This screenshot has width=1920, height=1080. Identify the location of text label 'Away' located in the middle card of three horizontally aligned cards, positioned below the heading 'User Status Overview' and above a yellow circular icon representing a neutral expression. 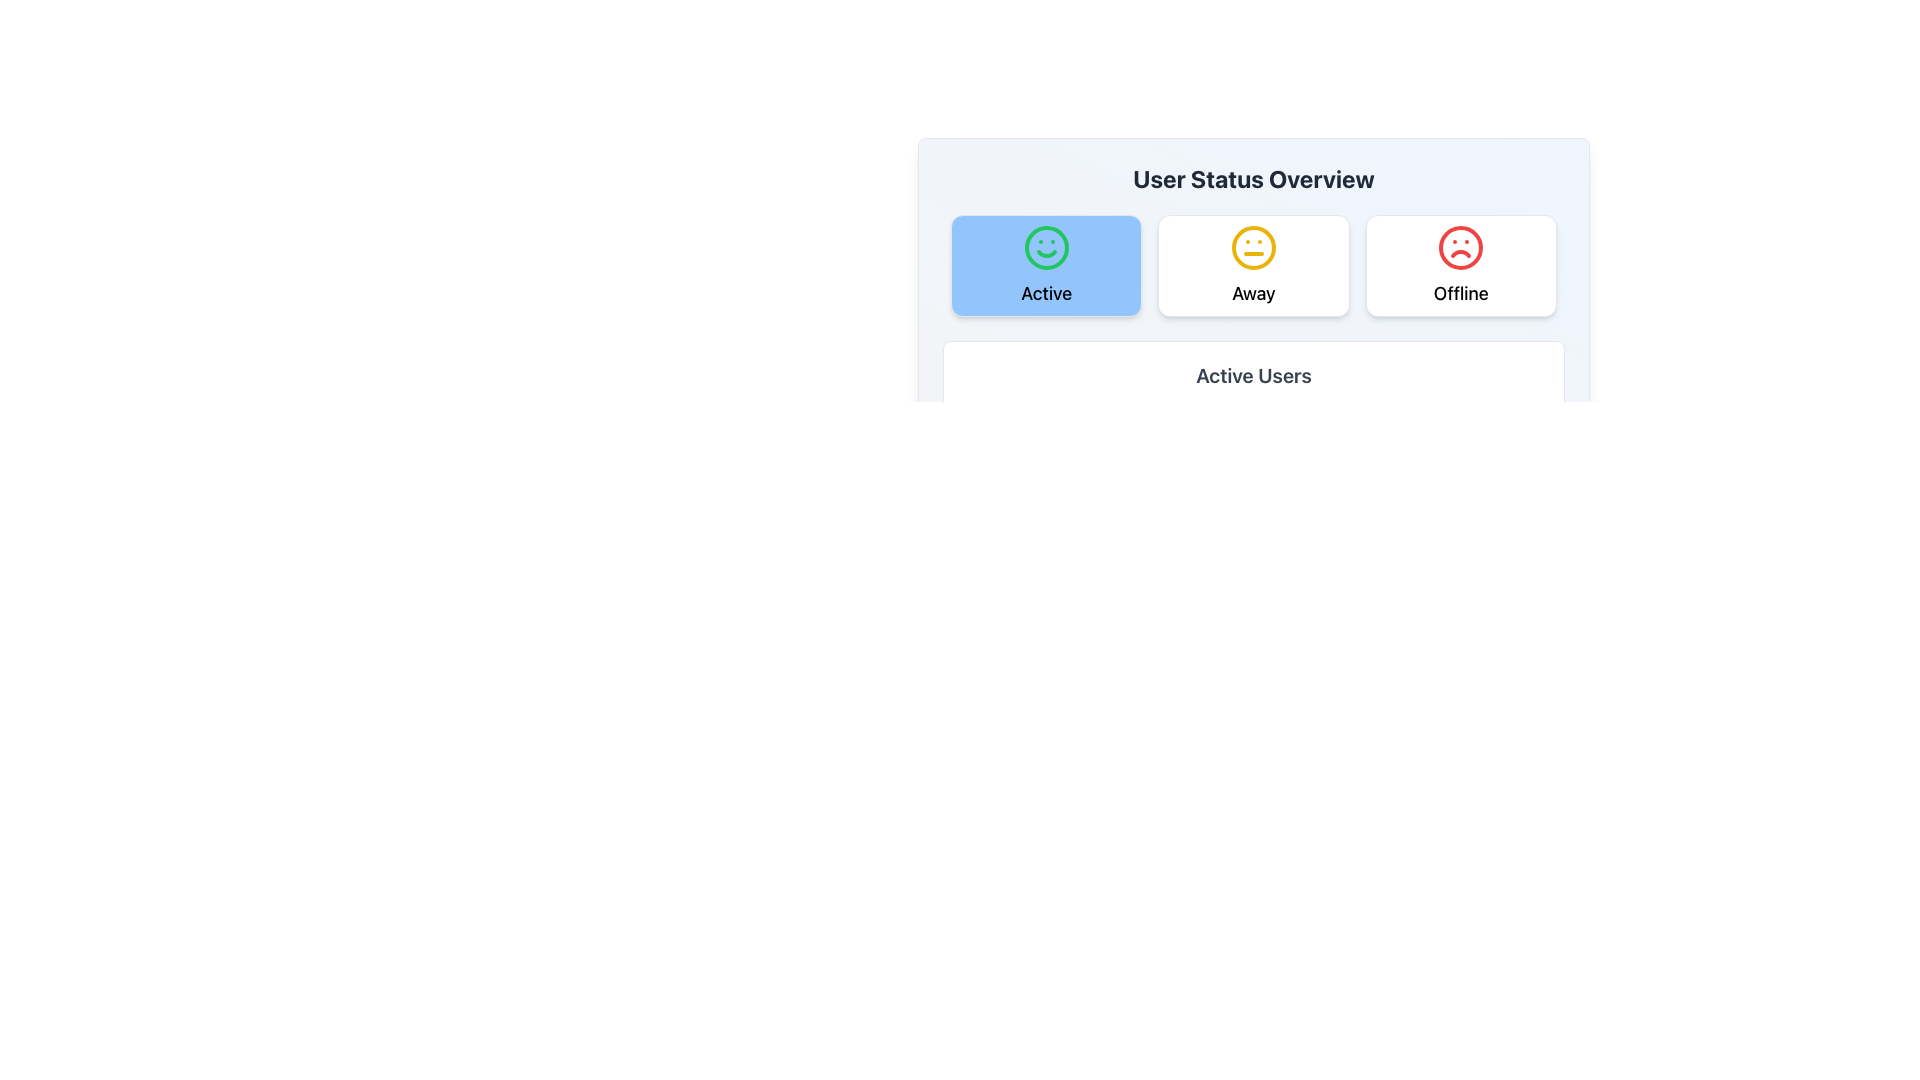
(1252, 293).